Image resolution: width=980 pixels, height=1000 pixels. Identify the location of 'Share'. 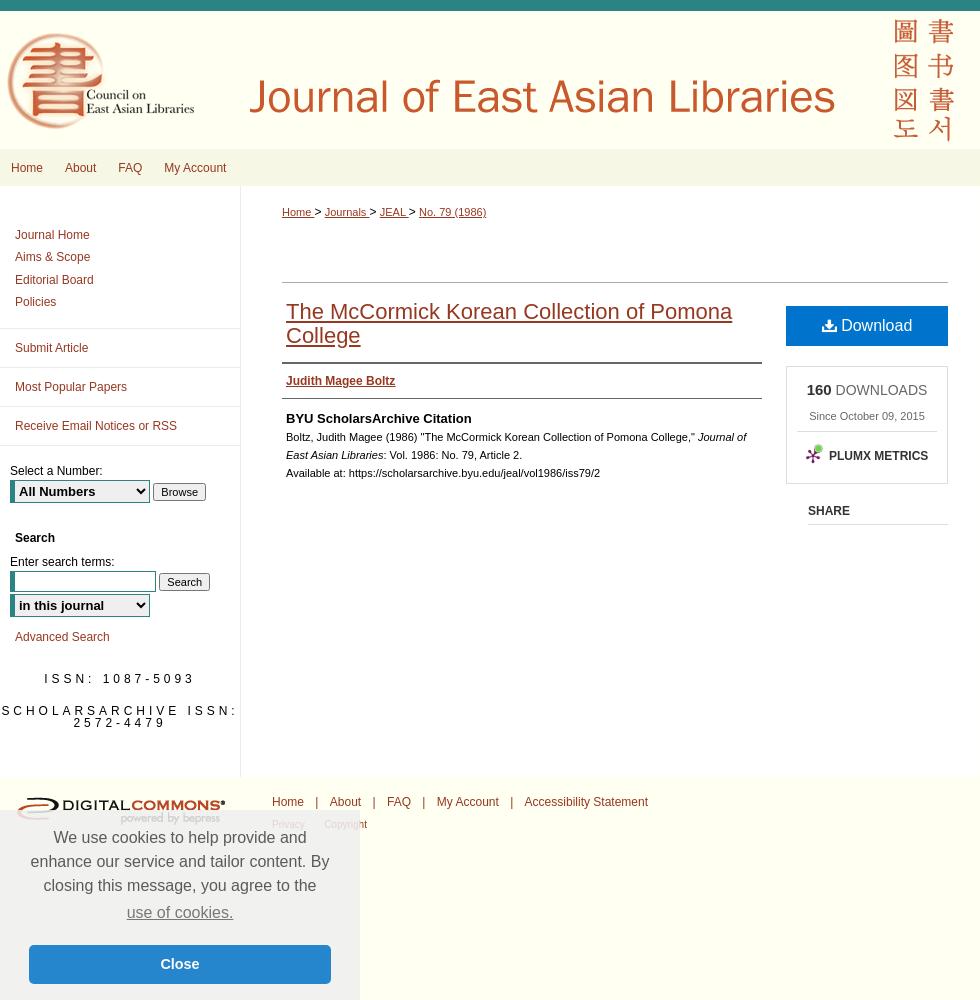
(808, 510).